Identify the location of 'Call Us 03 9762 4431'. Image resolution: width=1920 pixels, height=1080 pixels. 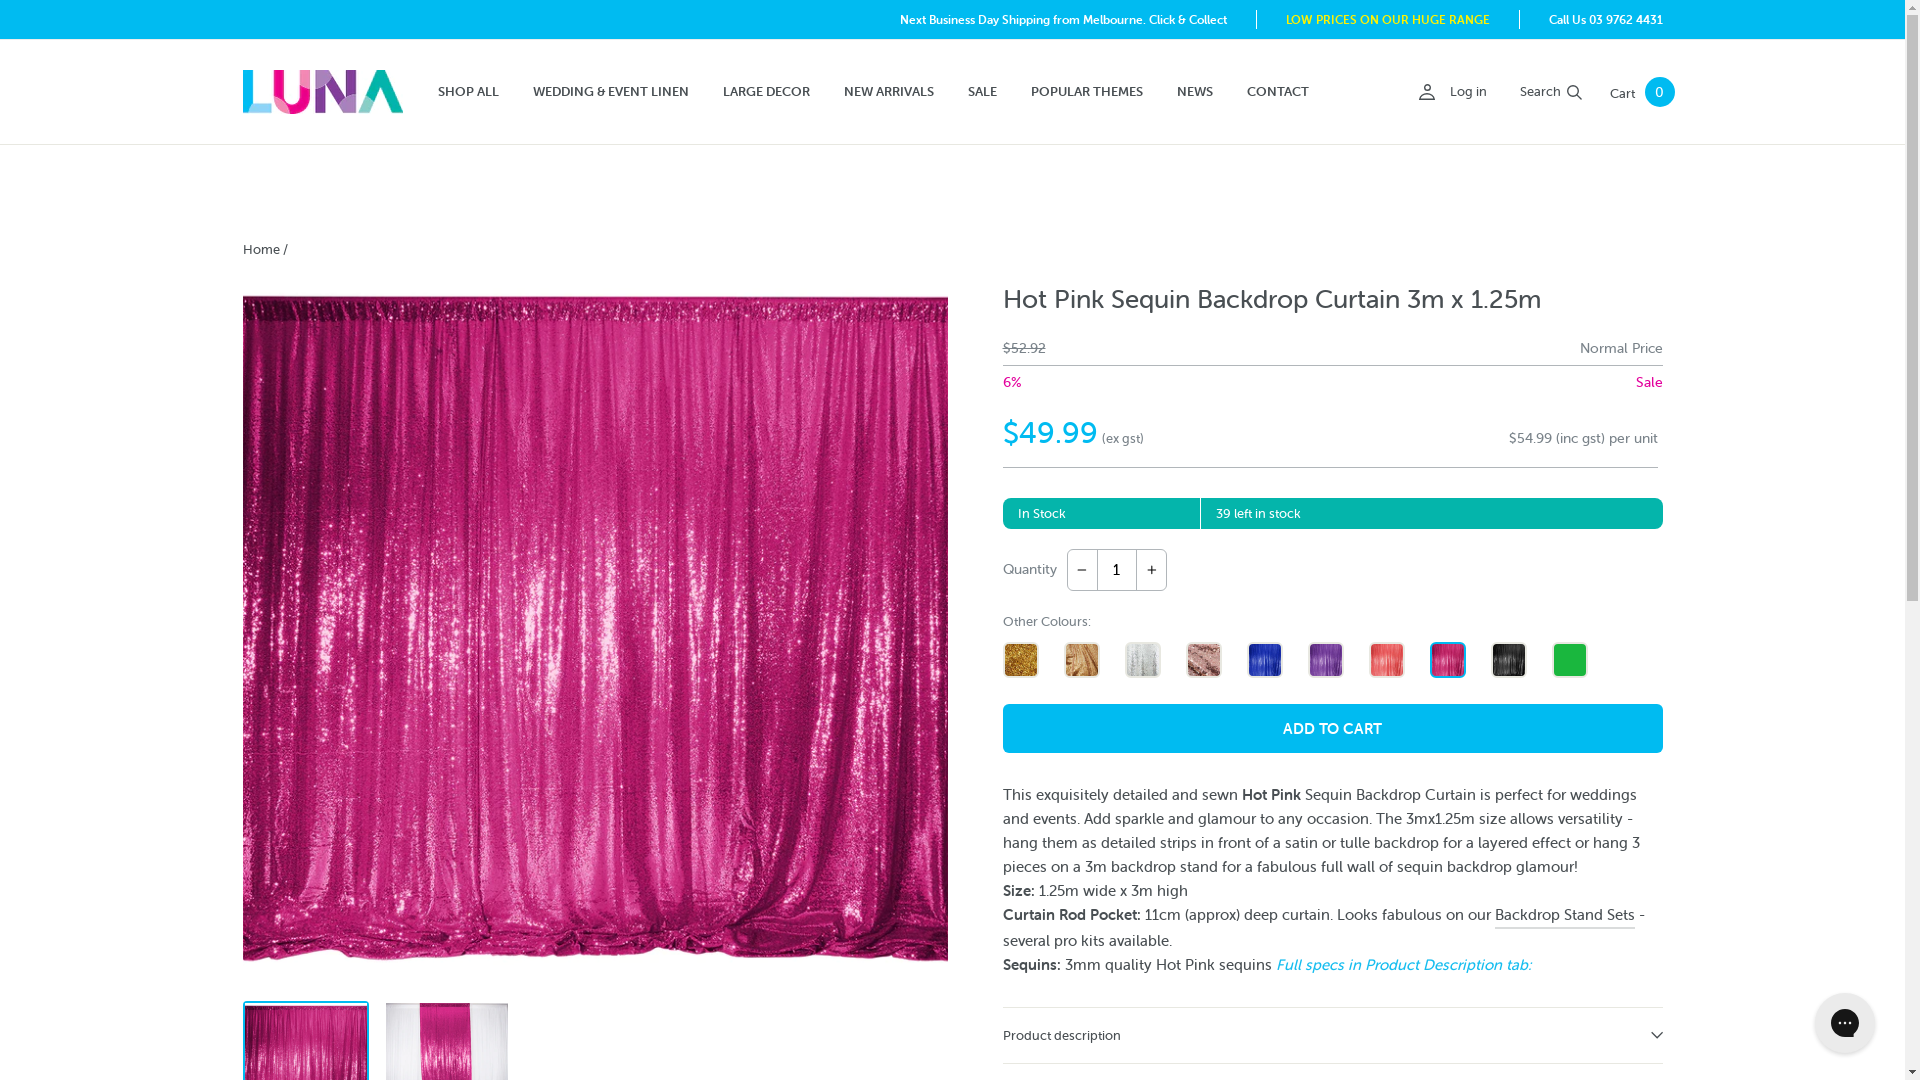
(1604, 19).